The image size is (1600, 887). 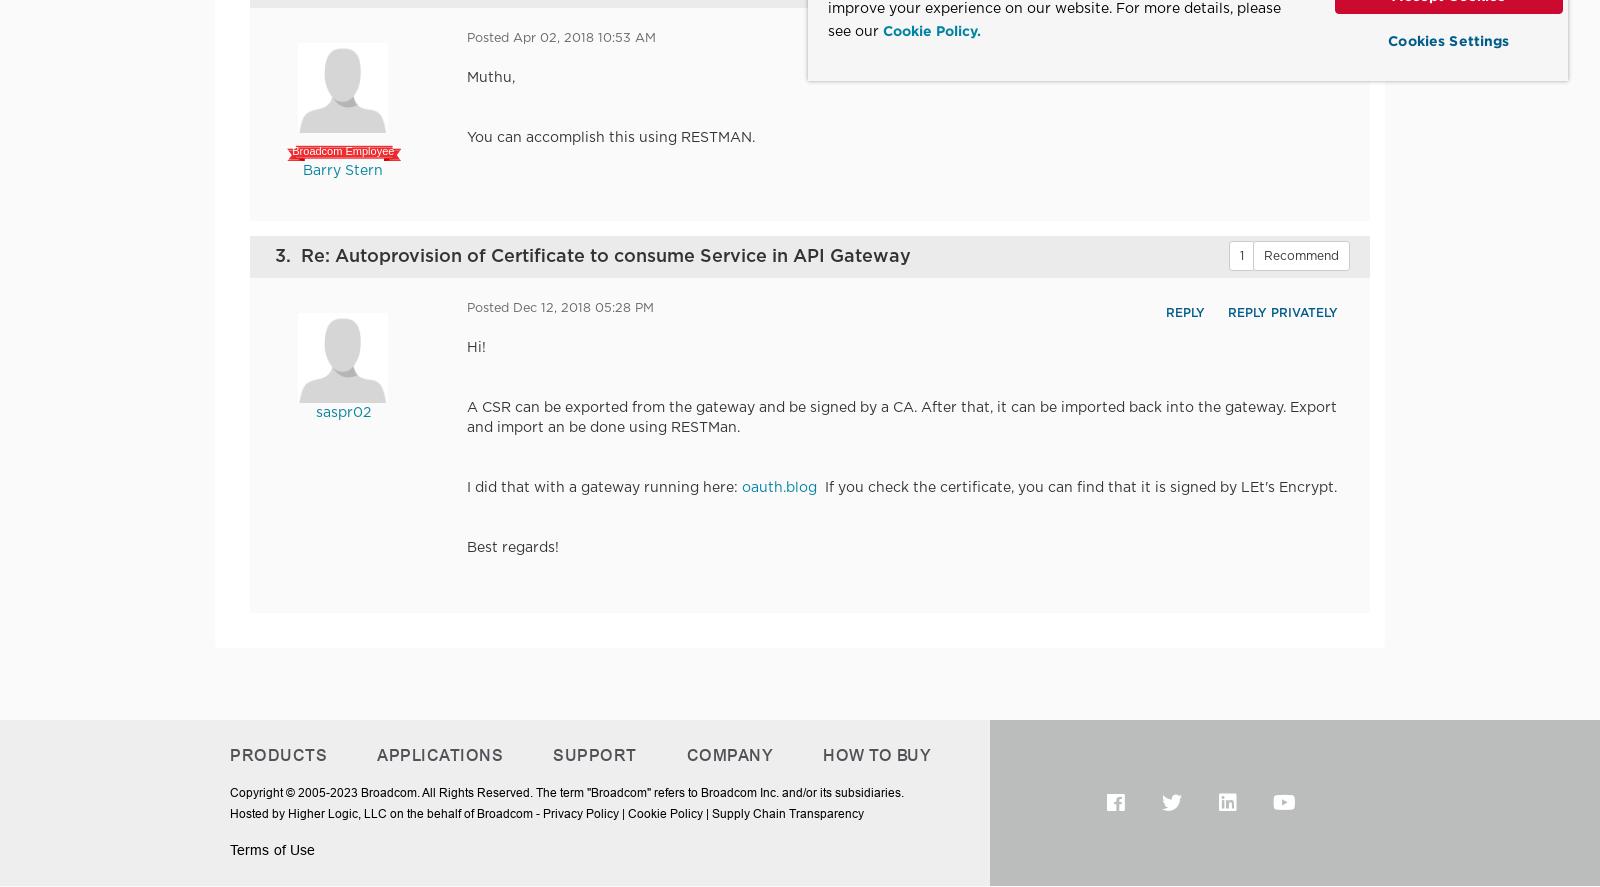 What do you see at coordinates (1240, 254) in the screenshot?
I see `'1'` at bounding box center [1240, 254].